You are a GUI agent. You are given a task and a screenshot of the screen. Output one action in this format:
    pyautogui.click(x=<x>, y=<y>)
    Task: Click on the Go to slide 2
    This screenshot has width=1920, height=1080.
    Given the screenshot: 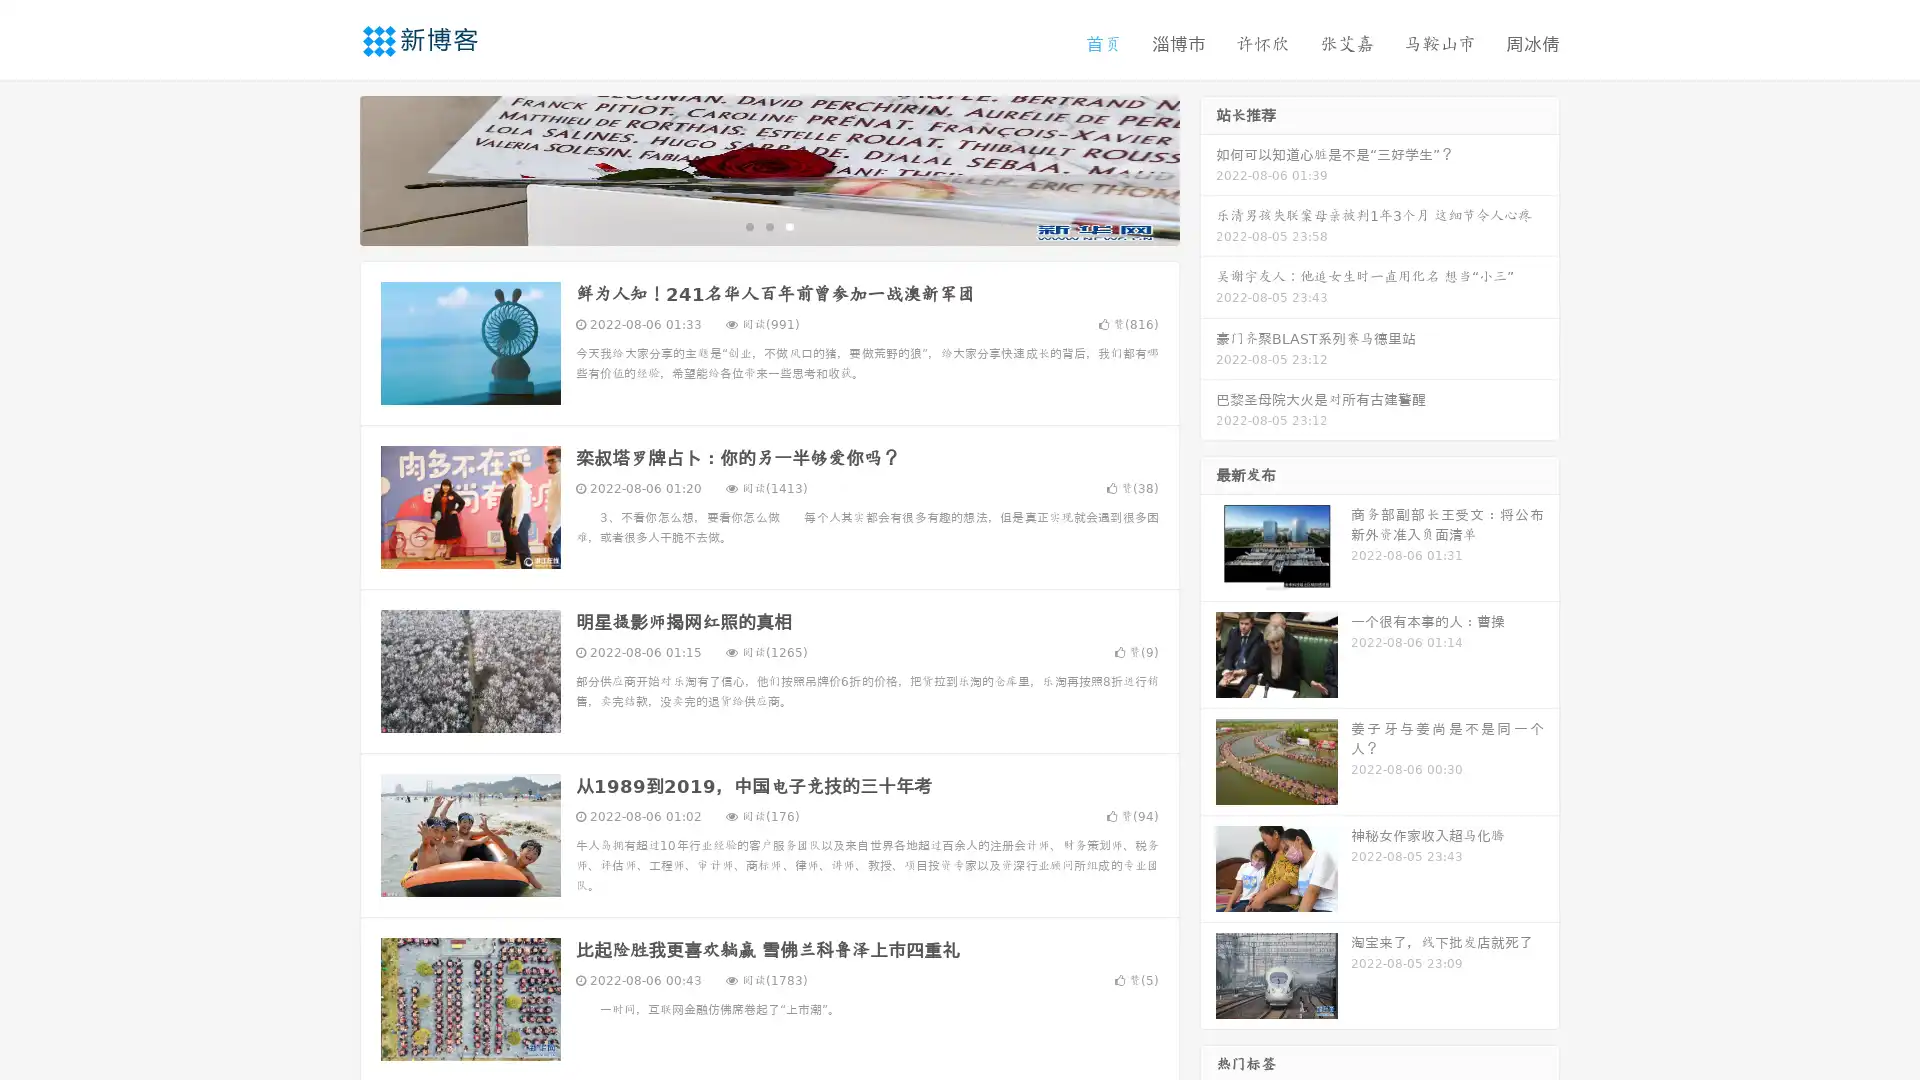 What is the action you would take?
    pyautogui.click(x=768, y=225)
    